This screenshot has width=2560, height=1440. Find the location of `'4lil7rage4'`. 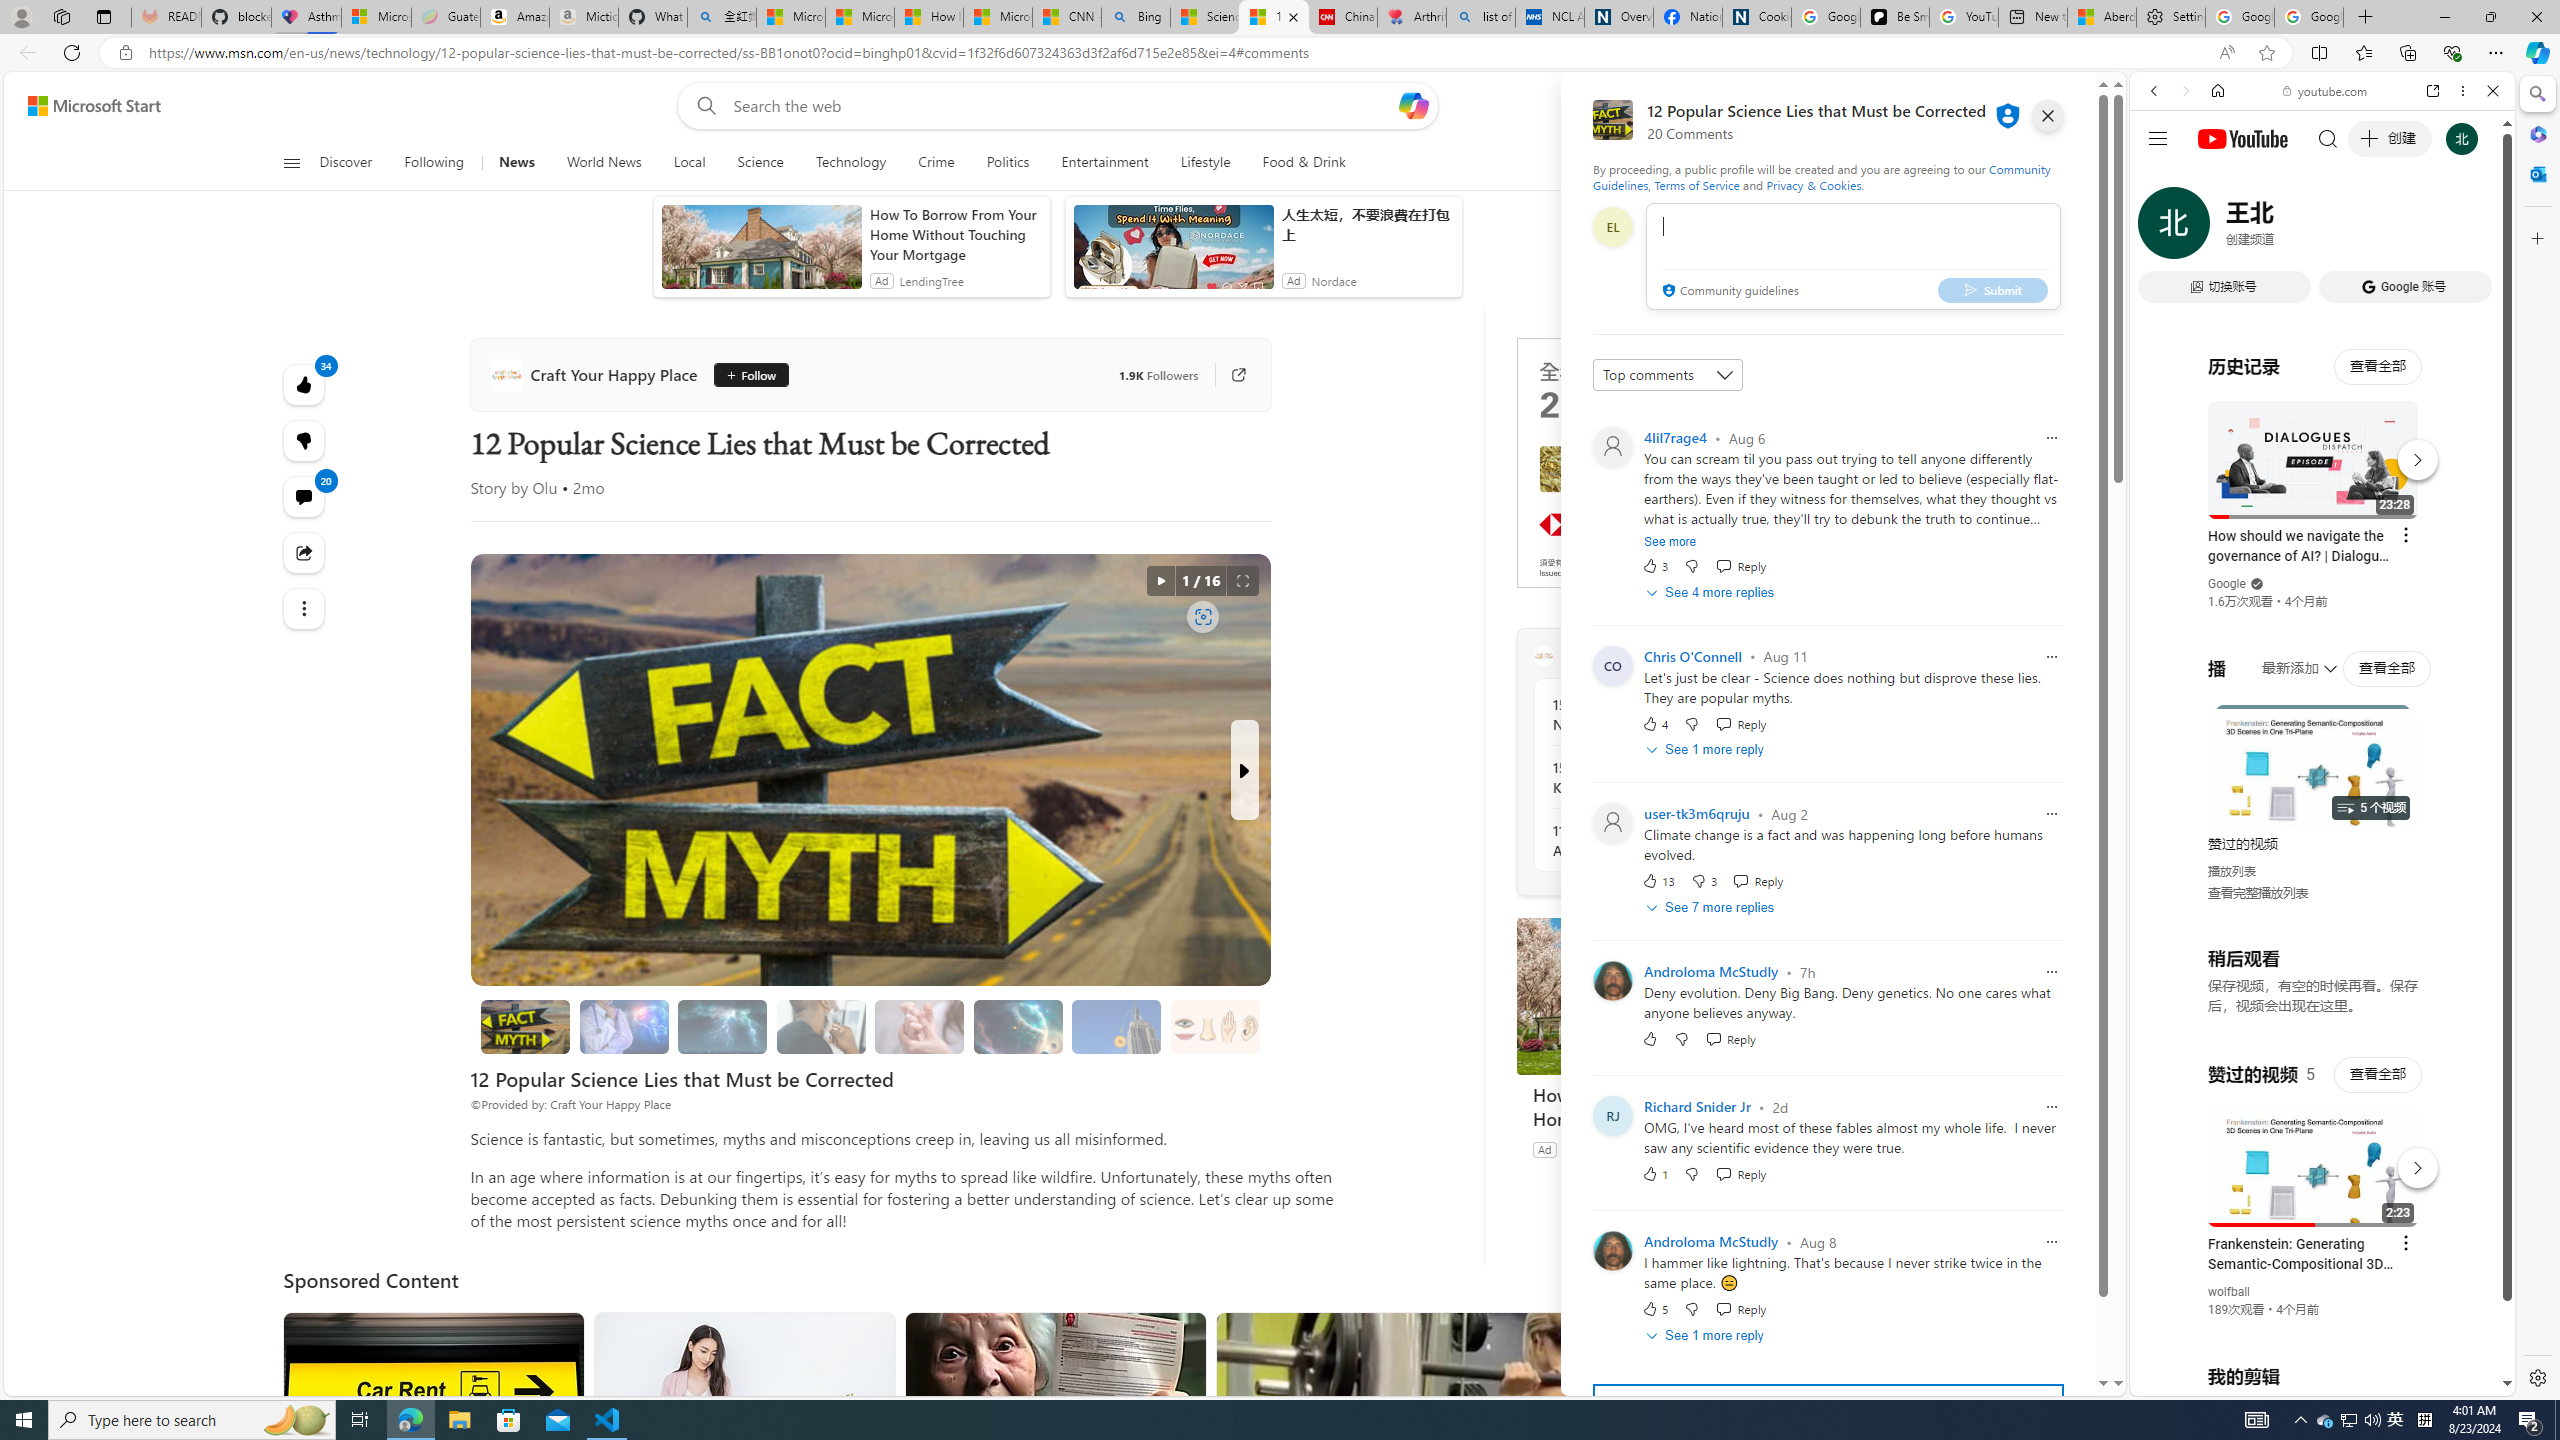

'4lil7rage4' is located at coordinates (1675, 436).